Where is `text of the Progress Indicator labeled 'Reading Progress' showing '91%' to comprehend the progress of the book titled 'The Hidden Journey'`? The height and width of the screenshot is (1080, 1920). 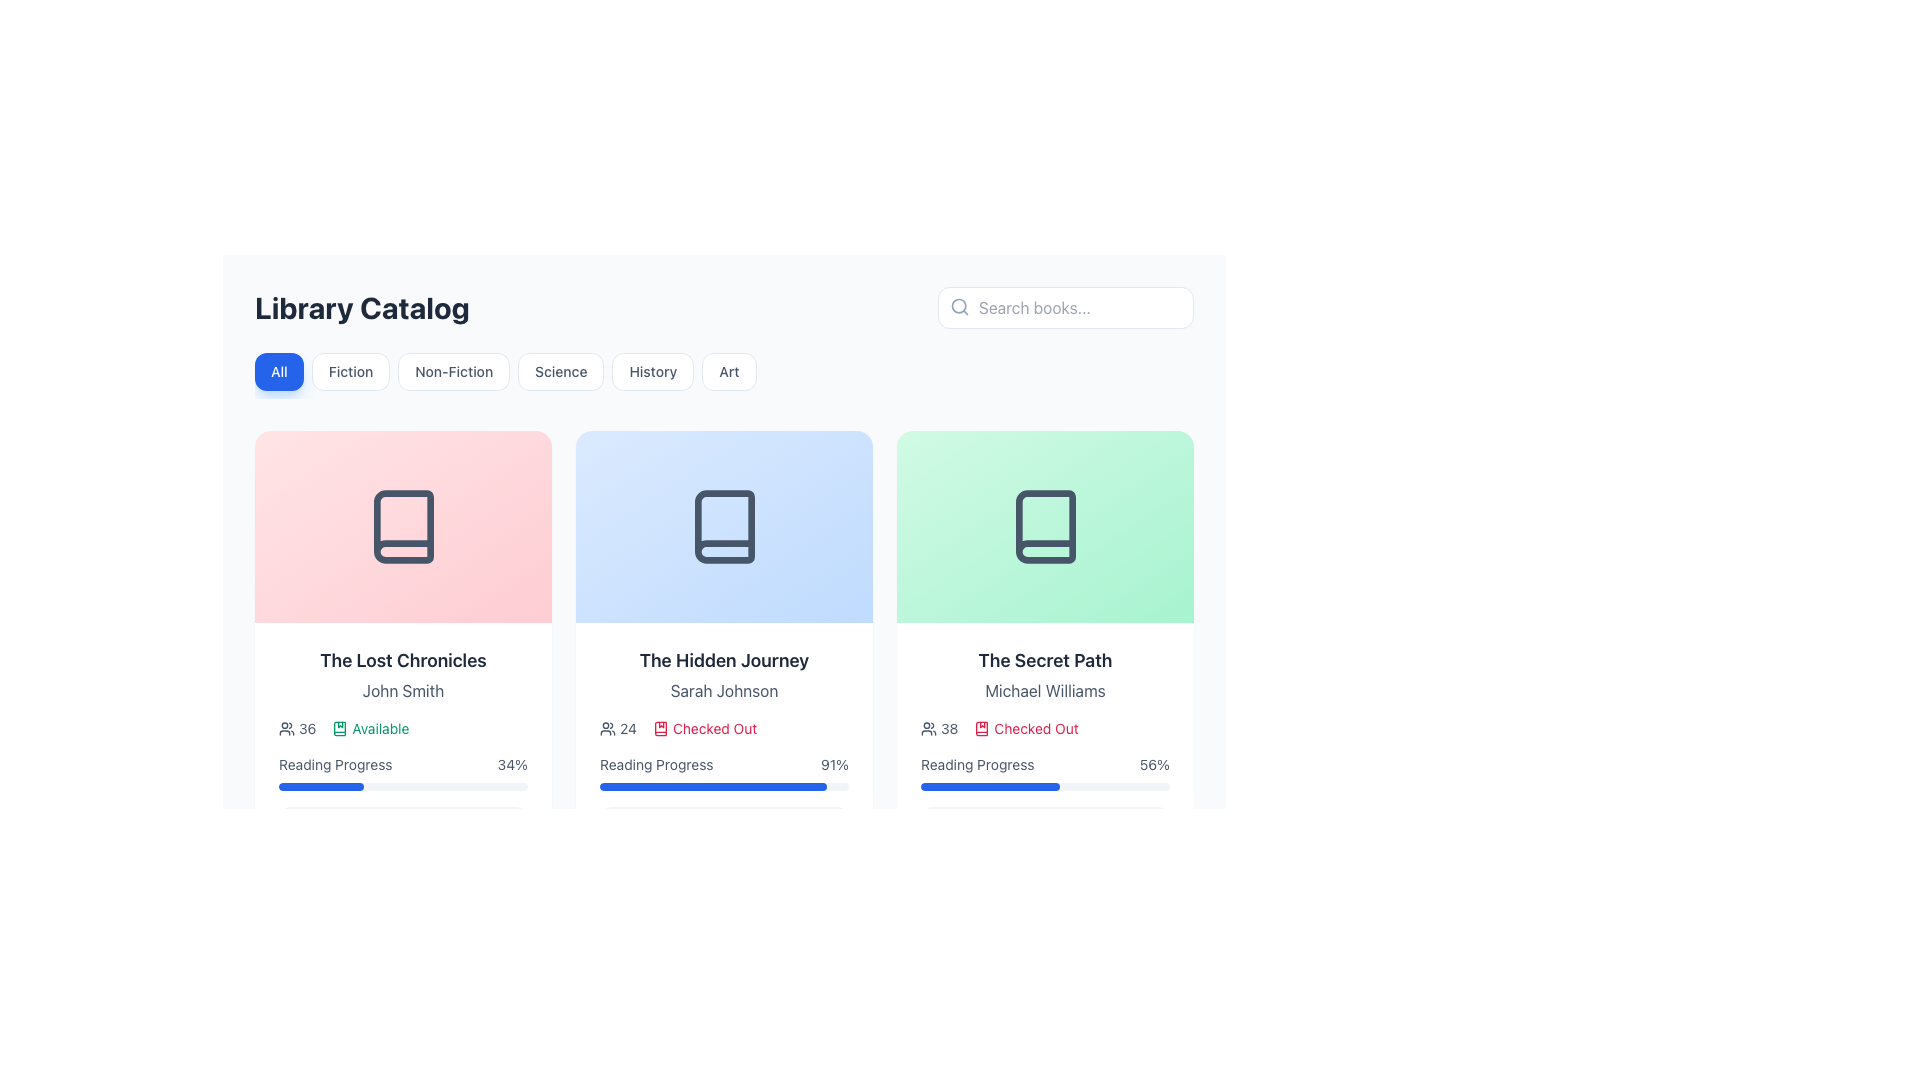 text of the Progress Indicator labeled 'Reading Progress' showing '91%' to comprehend the progress of the book titled 'The Hidden Journey' is located at coordinates (723, 771).